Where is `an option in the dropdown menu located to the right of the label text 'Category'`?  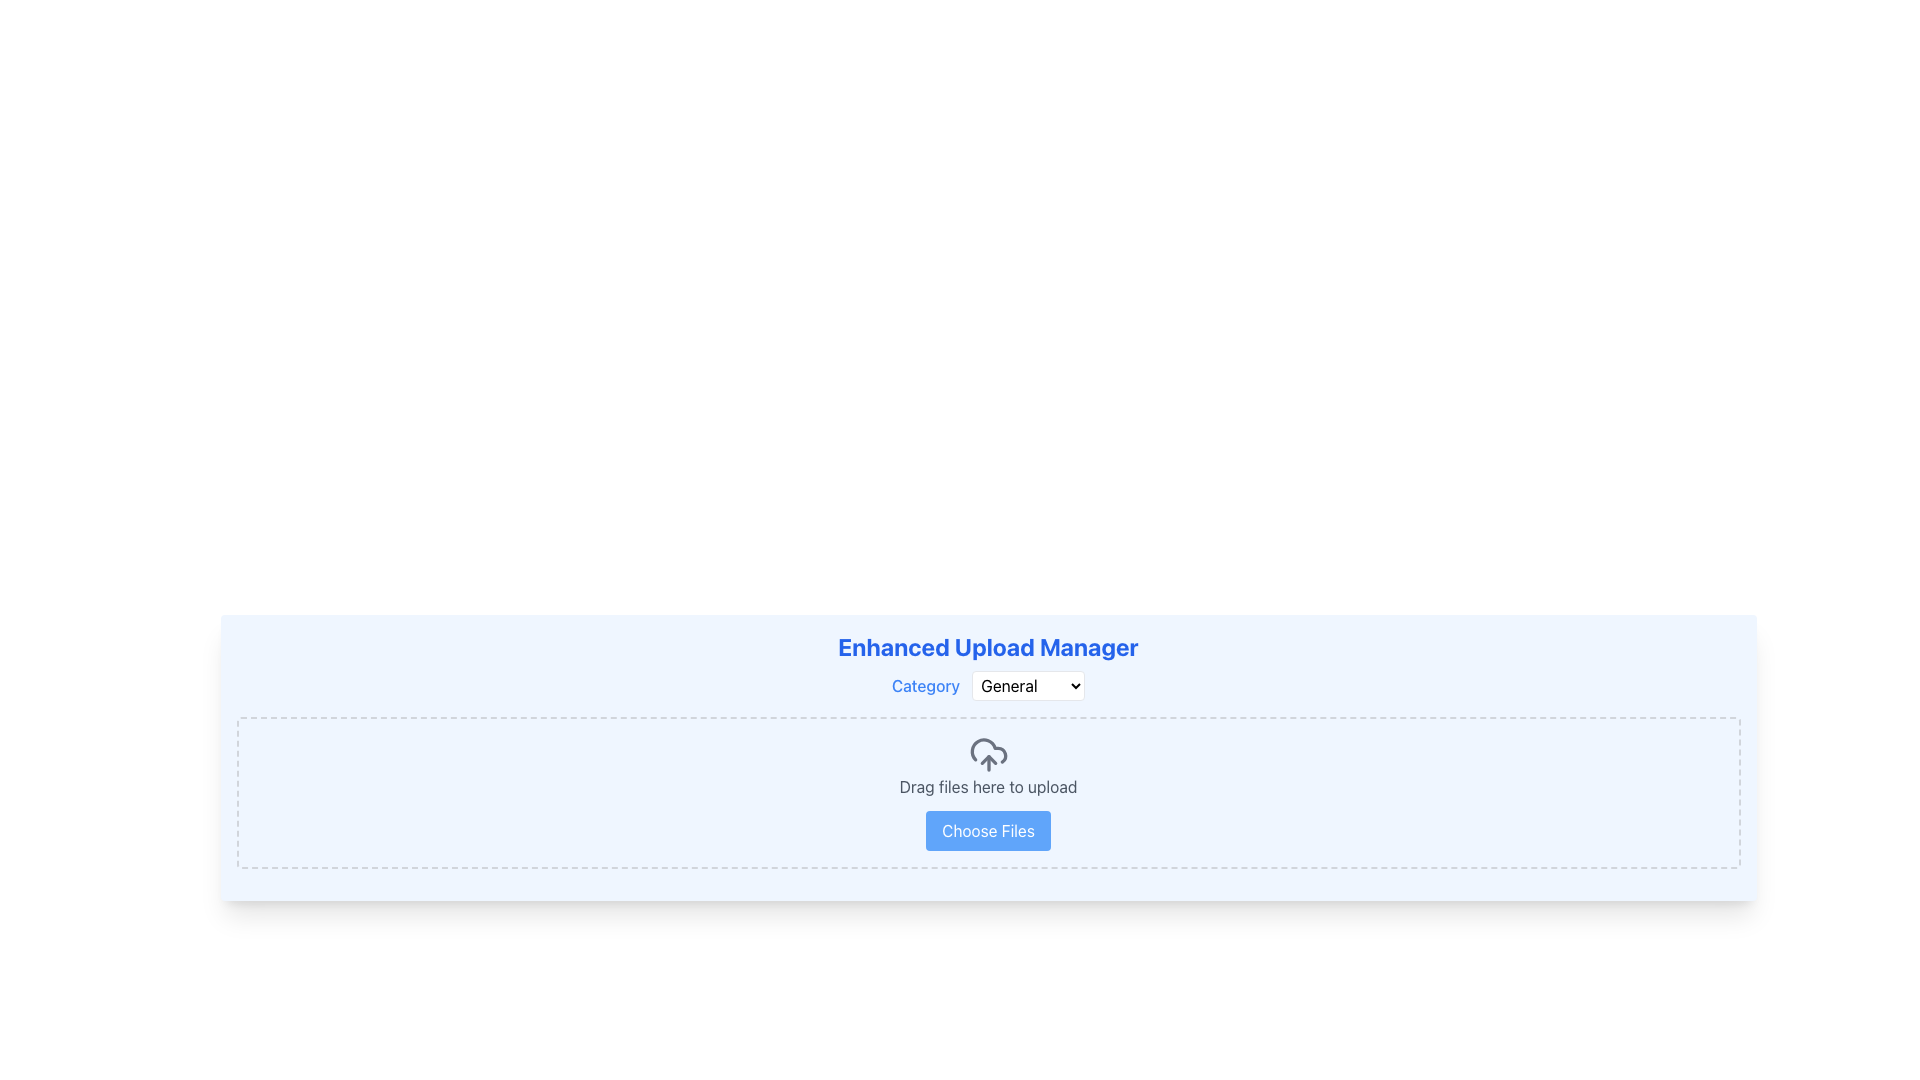
an option in the dropdown menu located to the right of the label text 'Category' is located at coordinates (1028, 685).